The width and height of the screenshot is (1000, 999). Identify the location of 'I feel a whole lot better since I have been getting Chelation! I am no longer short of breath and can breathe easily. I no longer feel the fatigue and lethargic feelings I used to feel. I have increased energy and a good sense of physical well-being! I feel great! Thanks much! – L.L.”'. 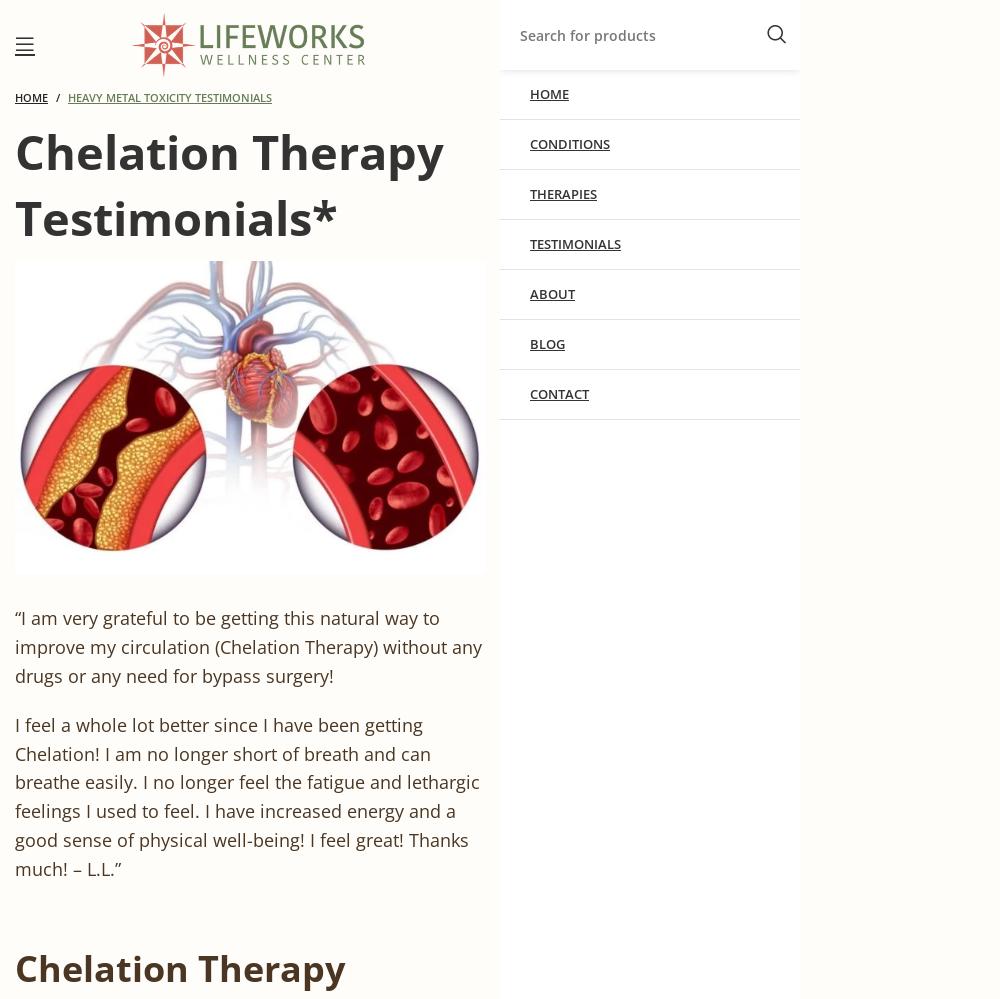
(246, 796).